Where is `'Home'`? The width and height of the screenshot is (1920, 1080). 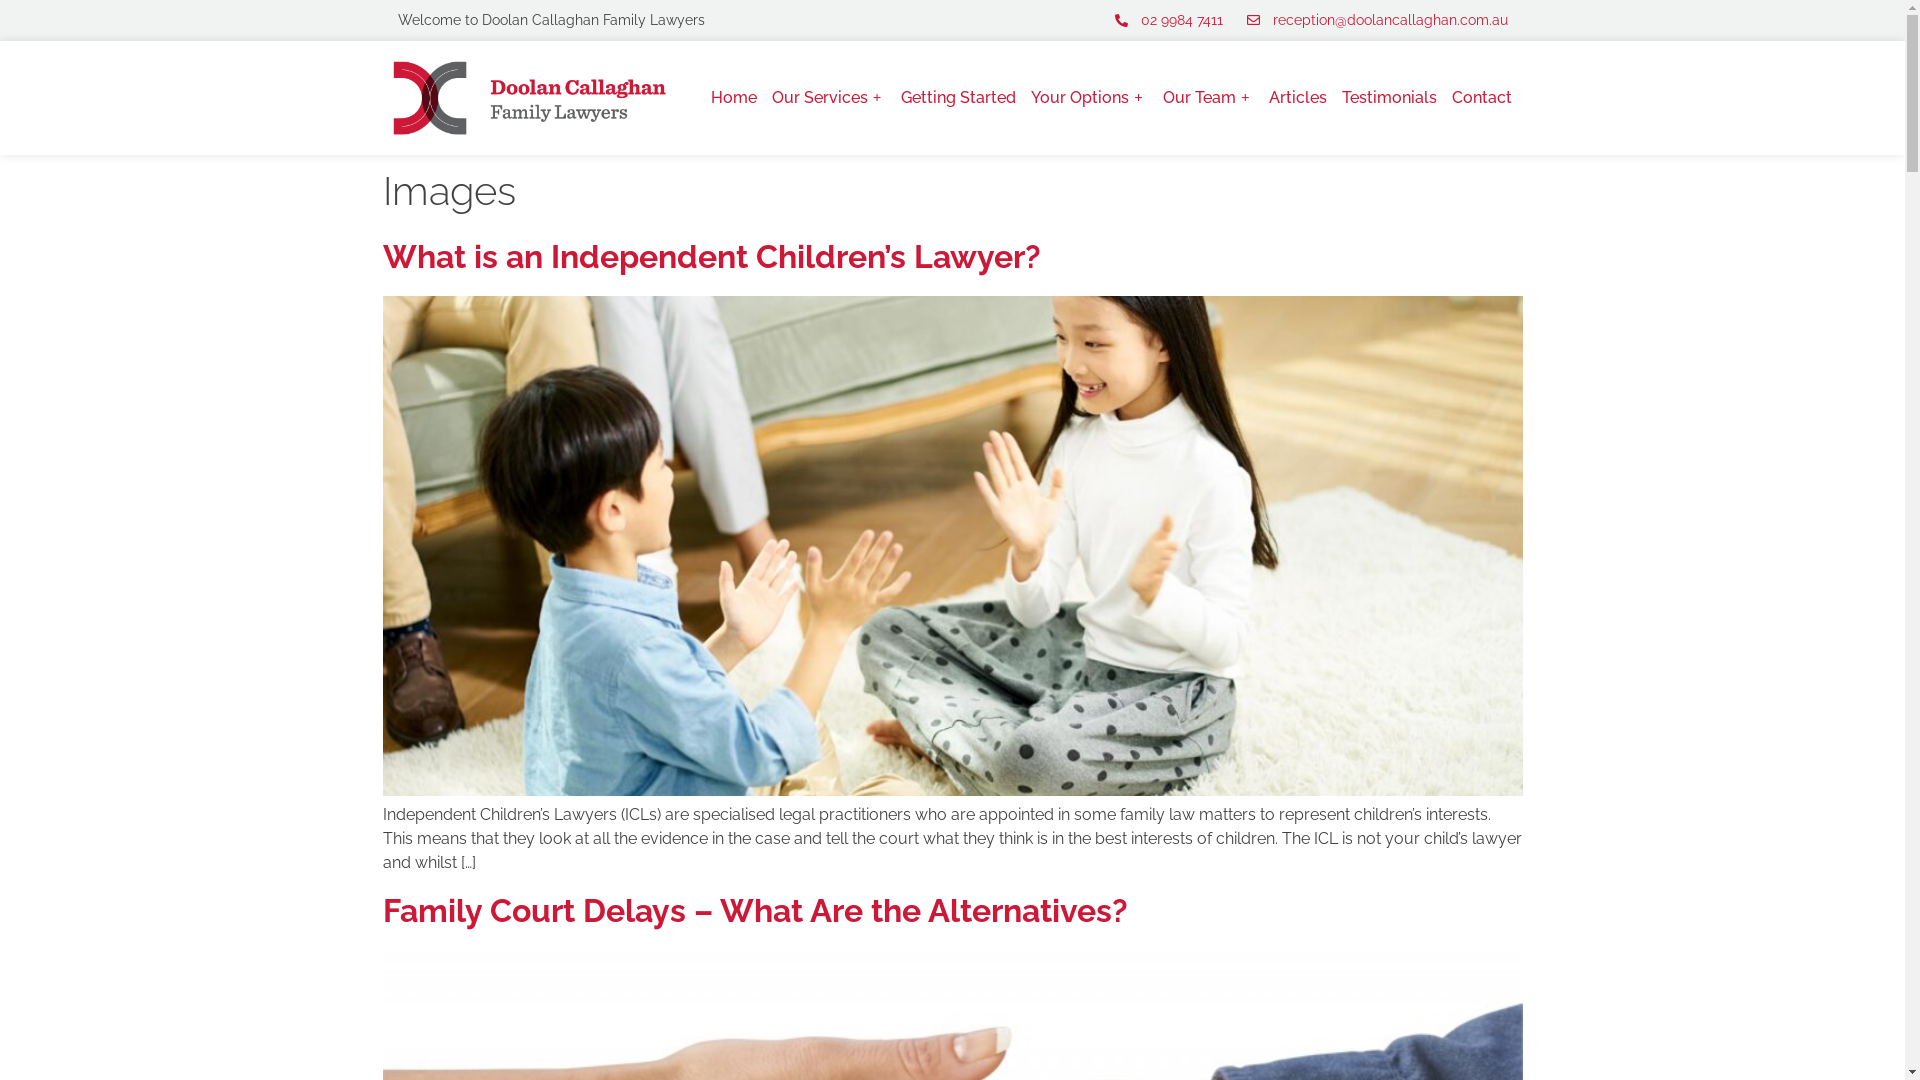 'Home' is located at coordinates (733, 97).